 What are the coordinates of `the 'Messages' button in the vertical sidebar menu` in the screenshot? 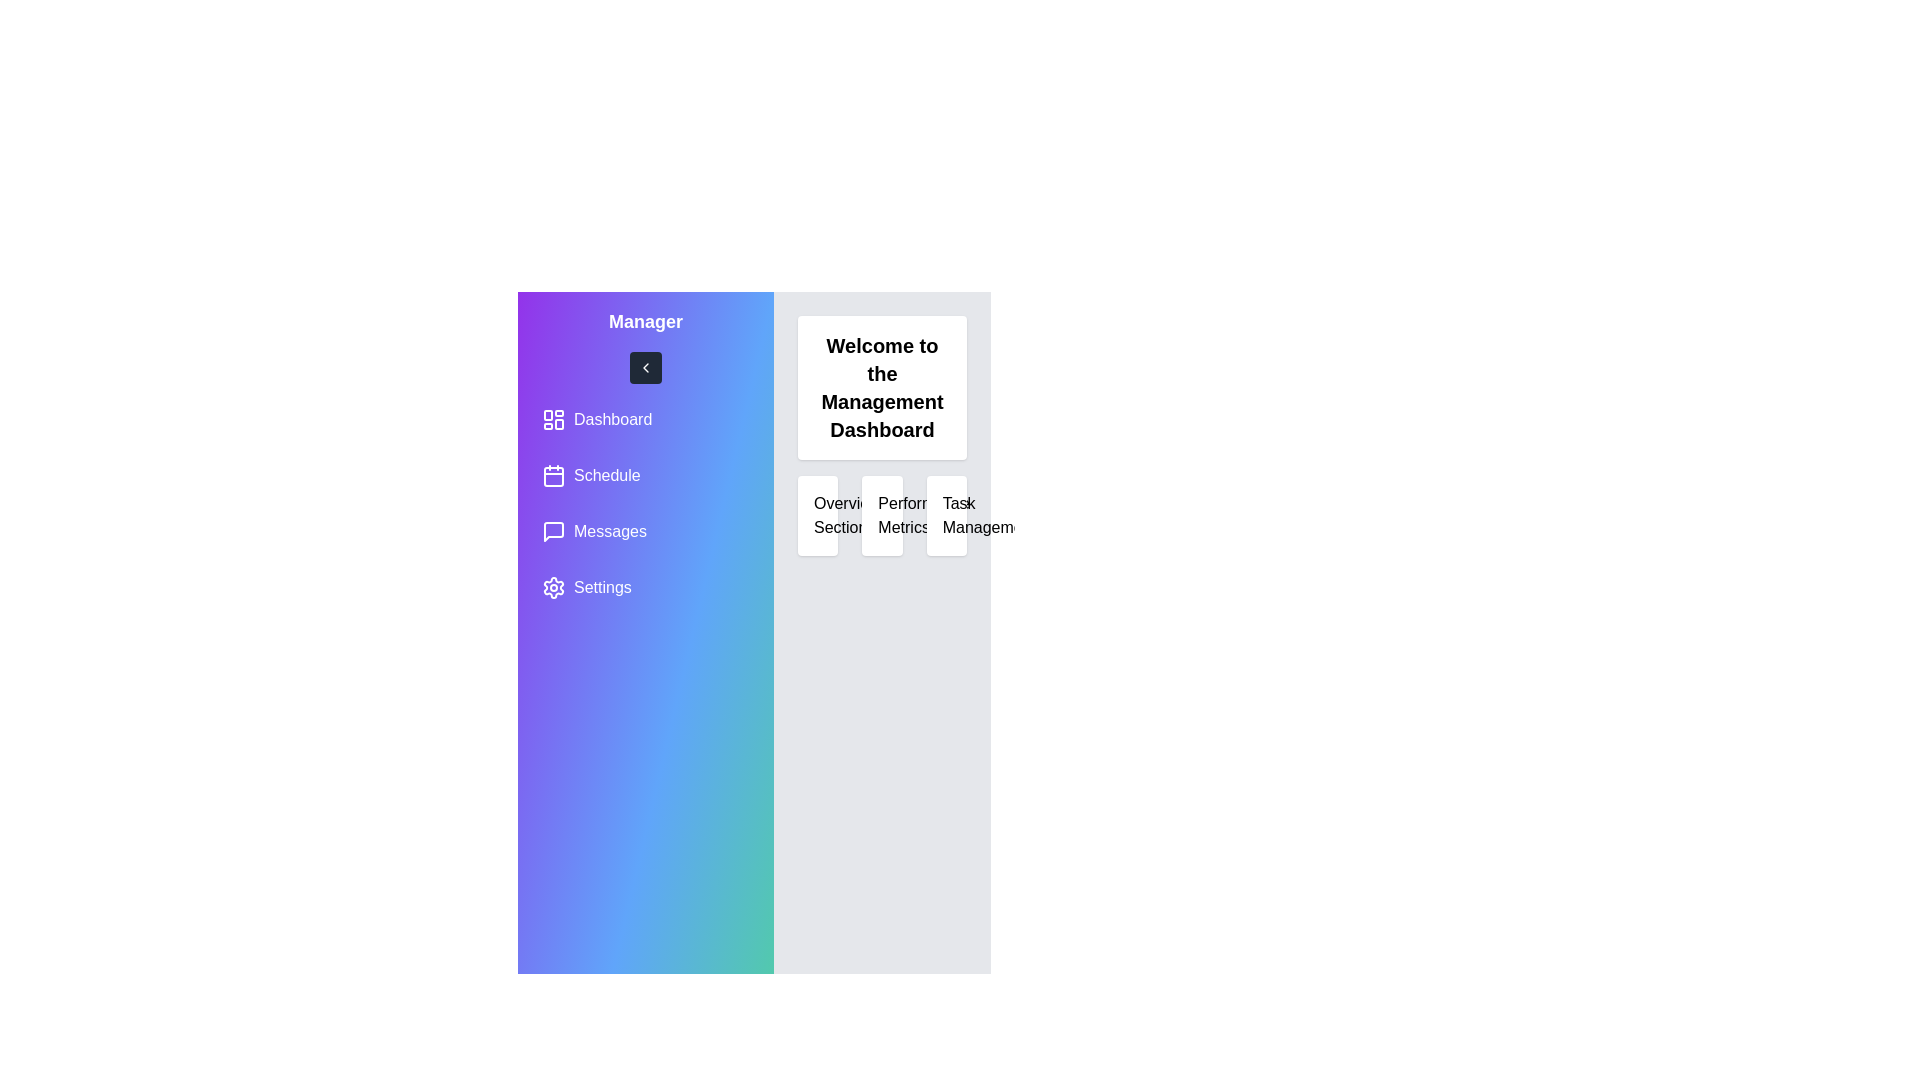 It's located at (646, 531).